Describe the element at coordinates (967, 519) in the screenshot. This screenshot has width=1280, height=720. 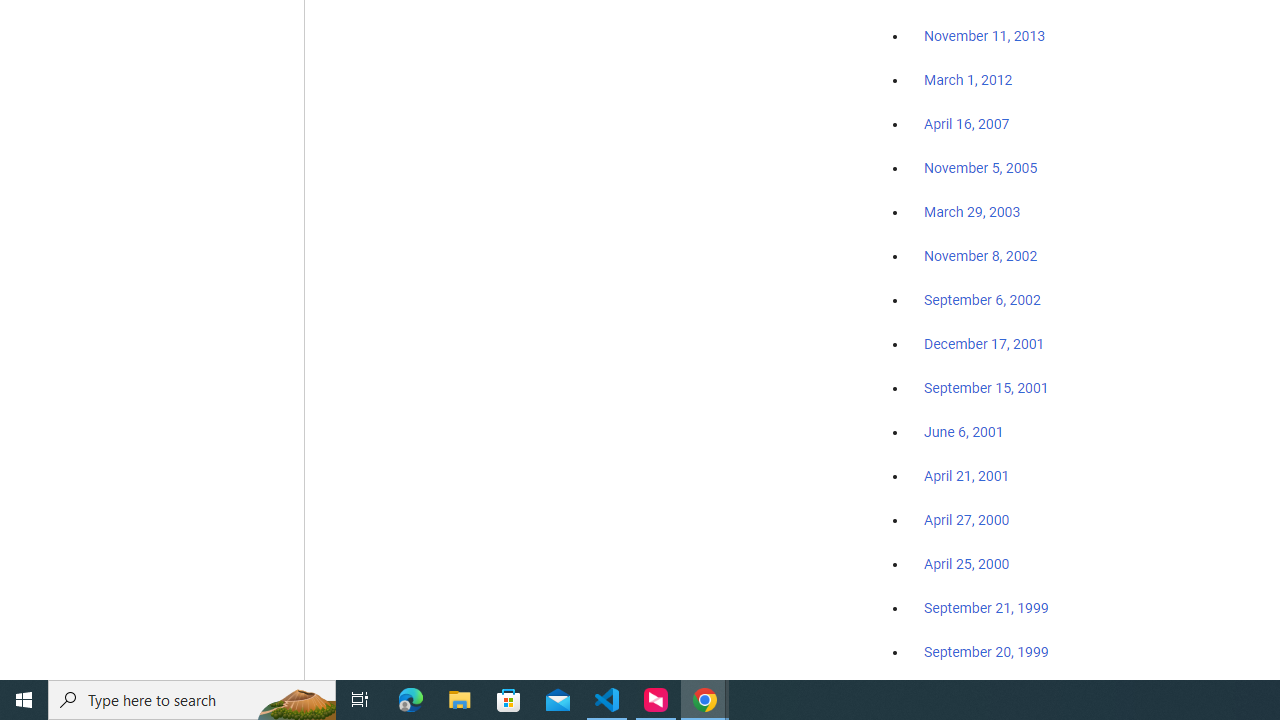
I see `'April 27, 2000'` at that location.